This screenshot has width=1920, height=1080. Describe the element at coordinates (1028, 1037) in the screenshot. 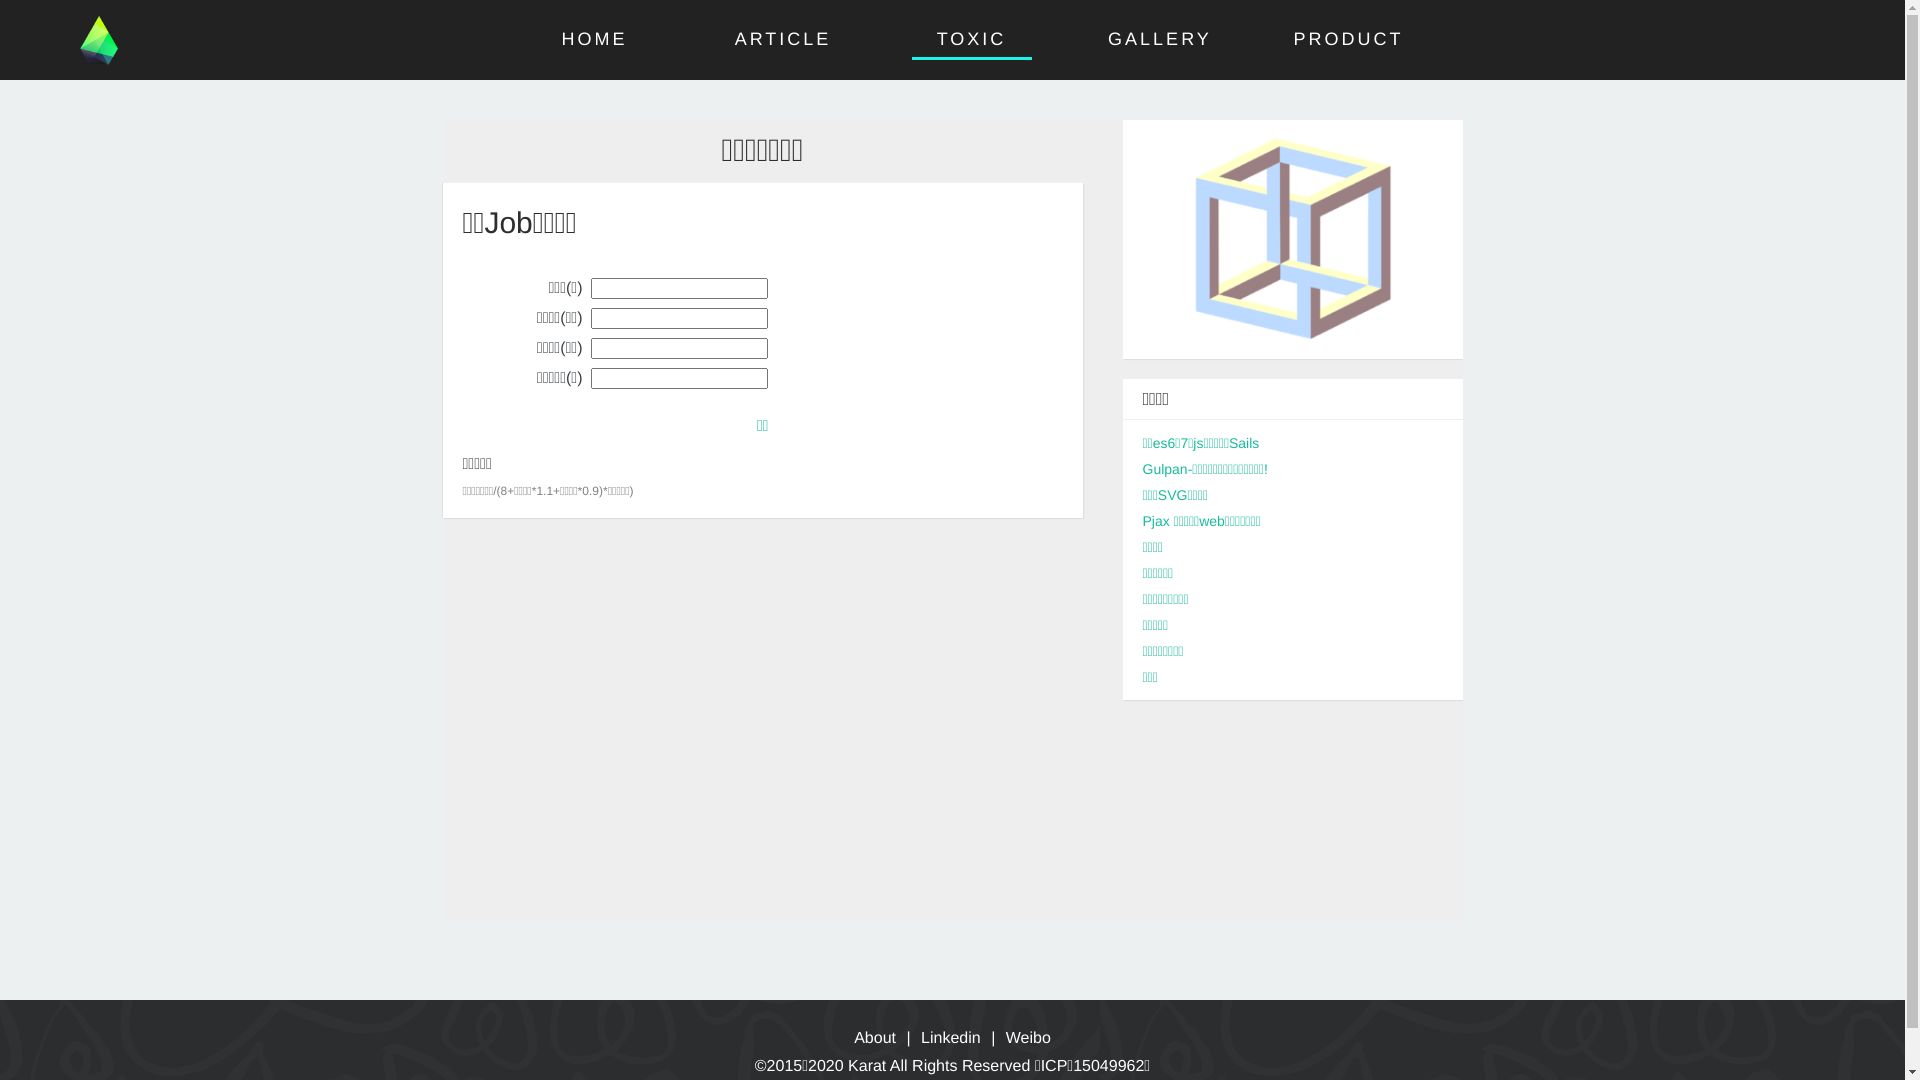

I see `'Weibo'` at that location.